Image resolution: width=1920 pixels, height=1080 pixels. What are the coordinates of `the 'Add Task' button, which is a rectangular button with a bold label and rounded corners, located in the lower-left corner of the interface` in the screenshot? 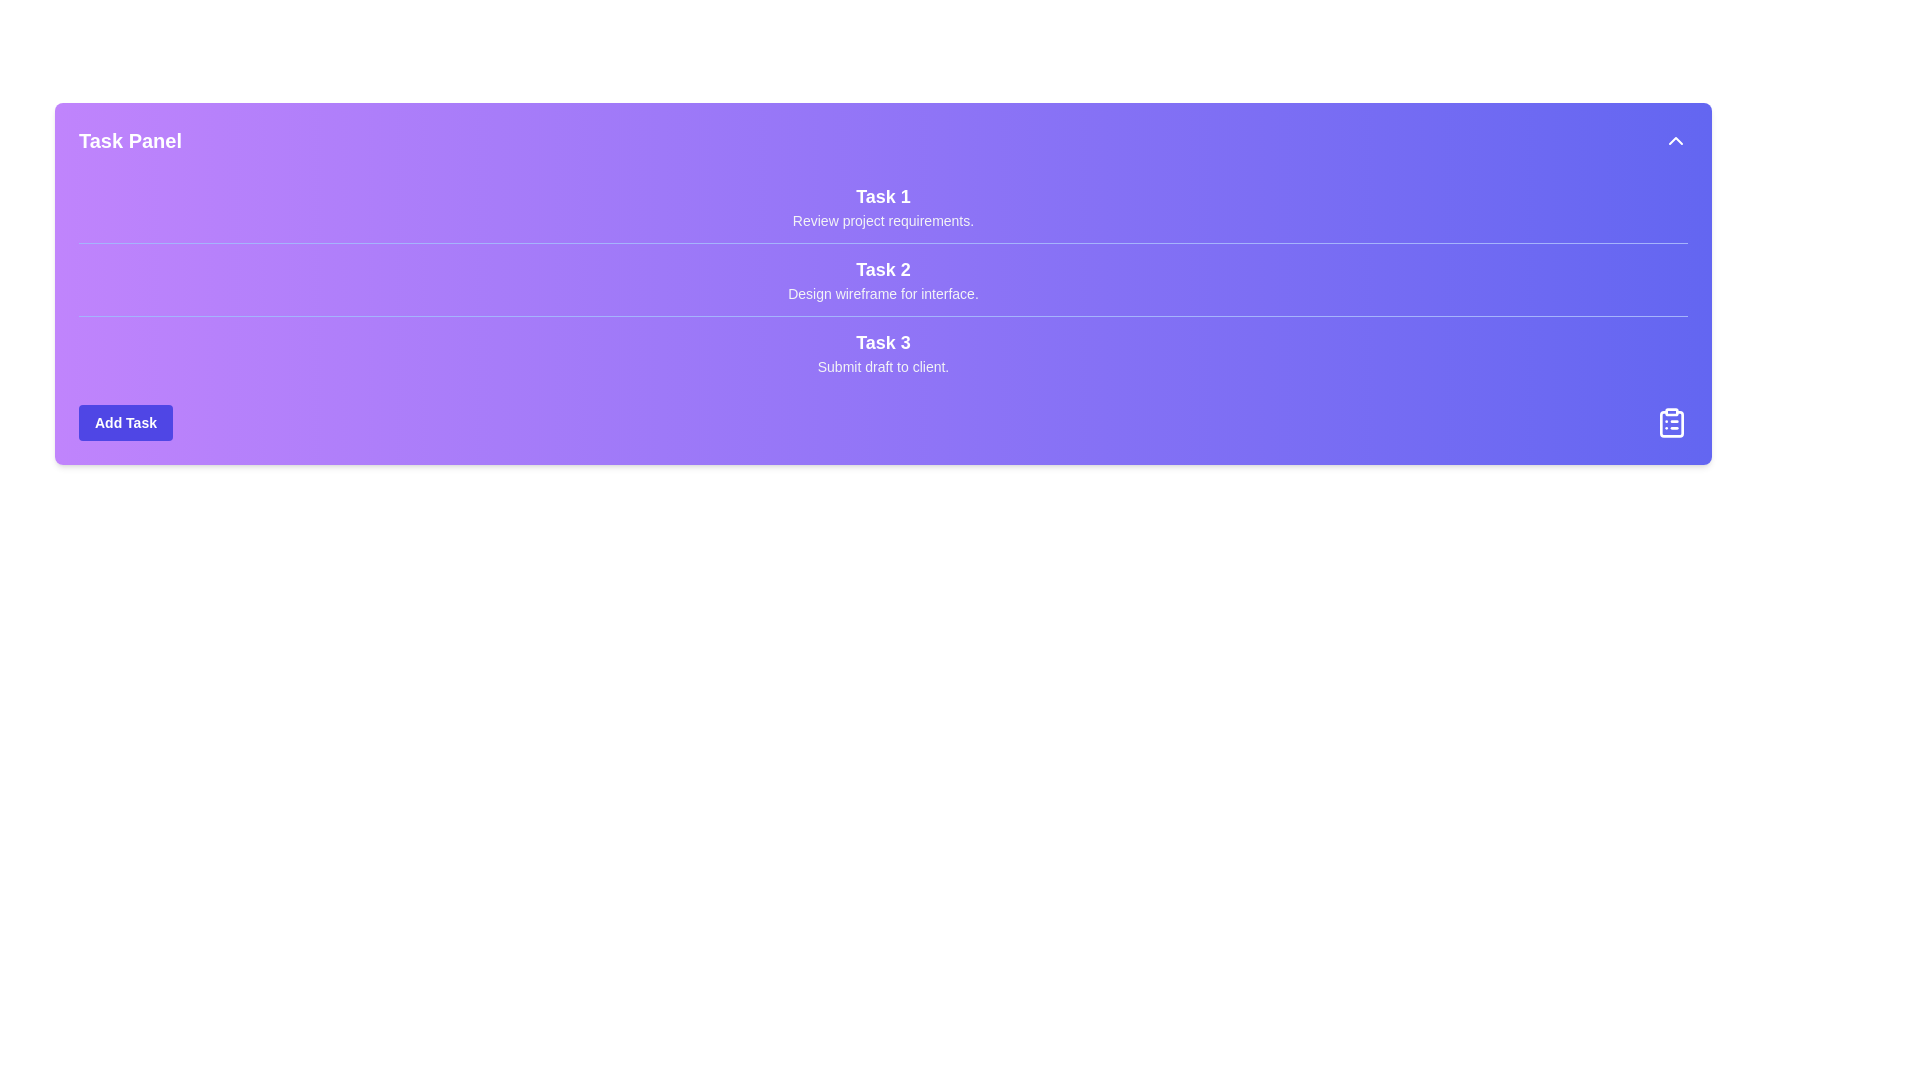 It's located at (124, 422).